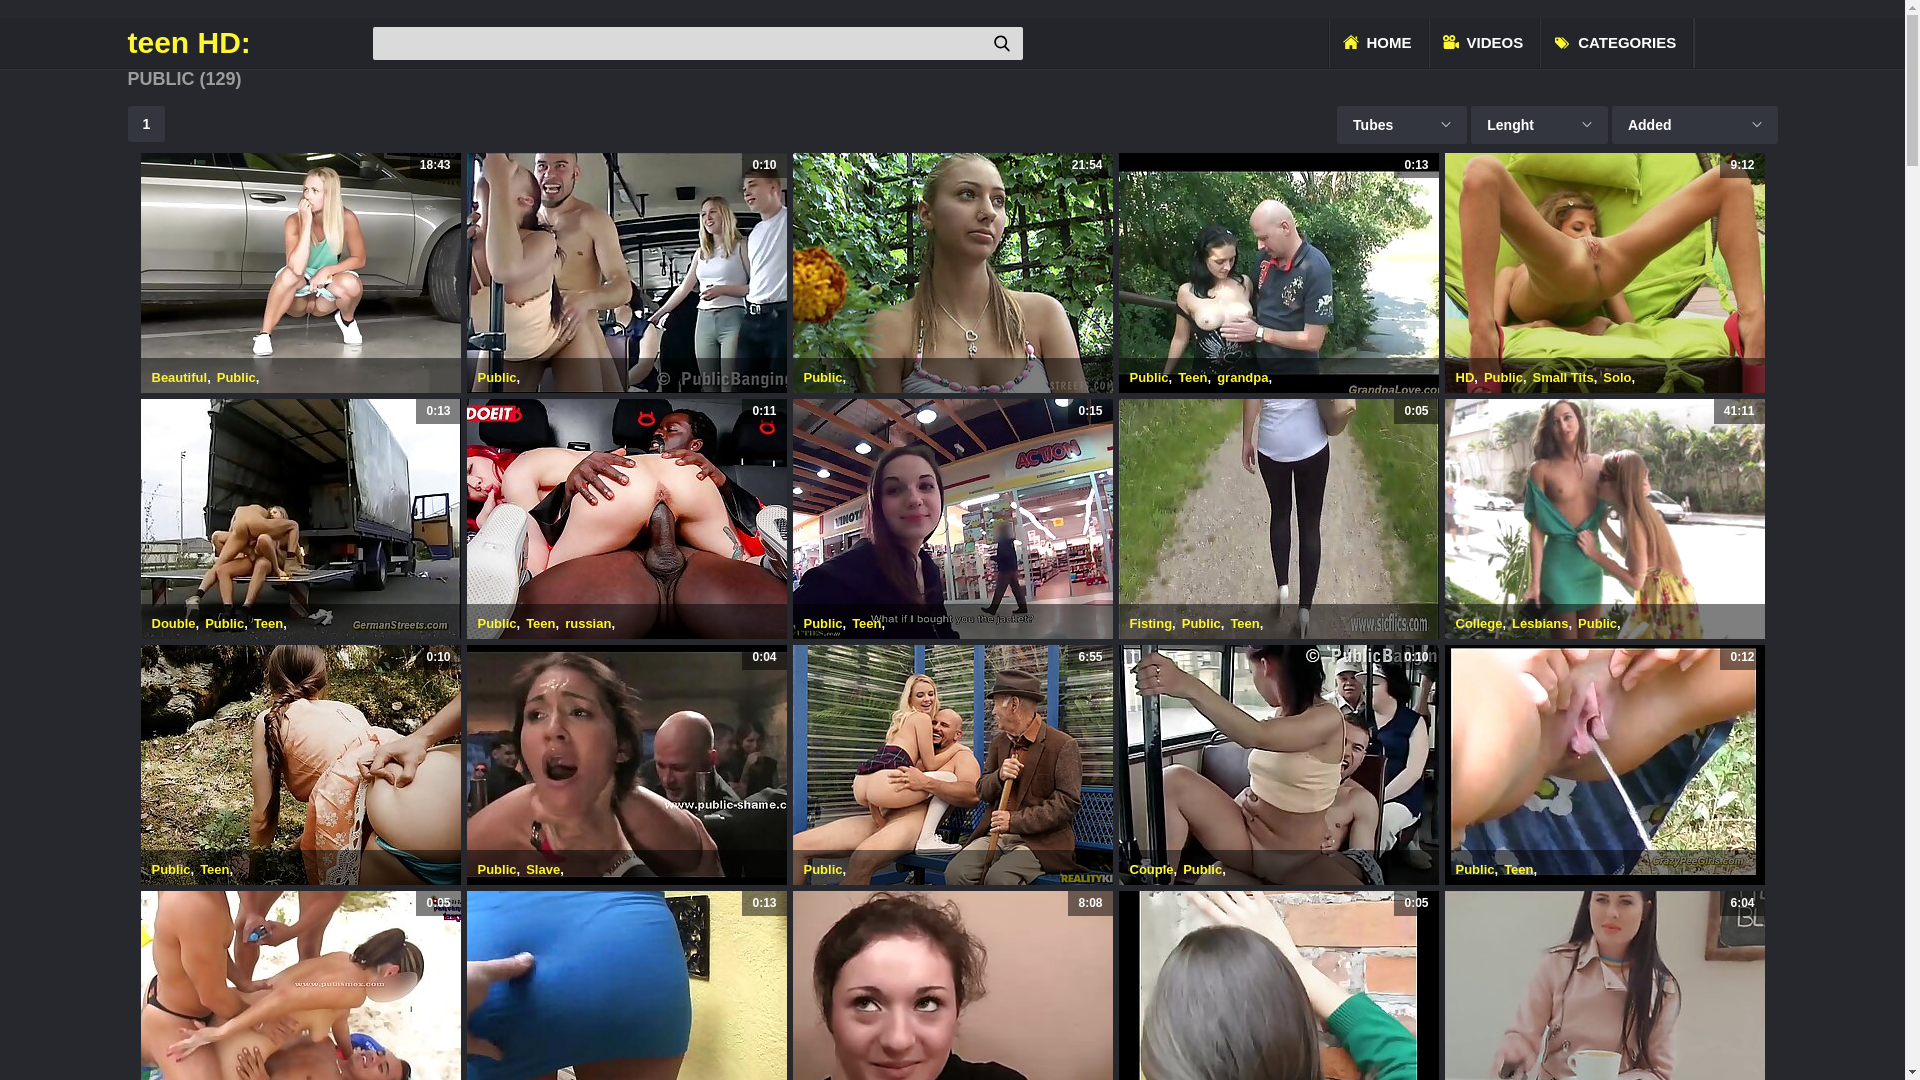  I want to click on 'Public', so click(823, 377).